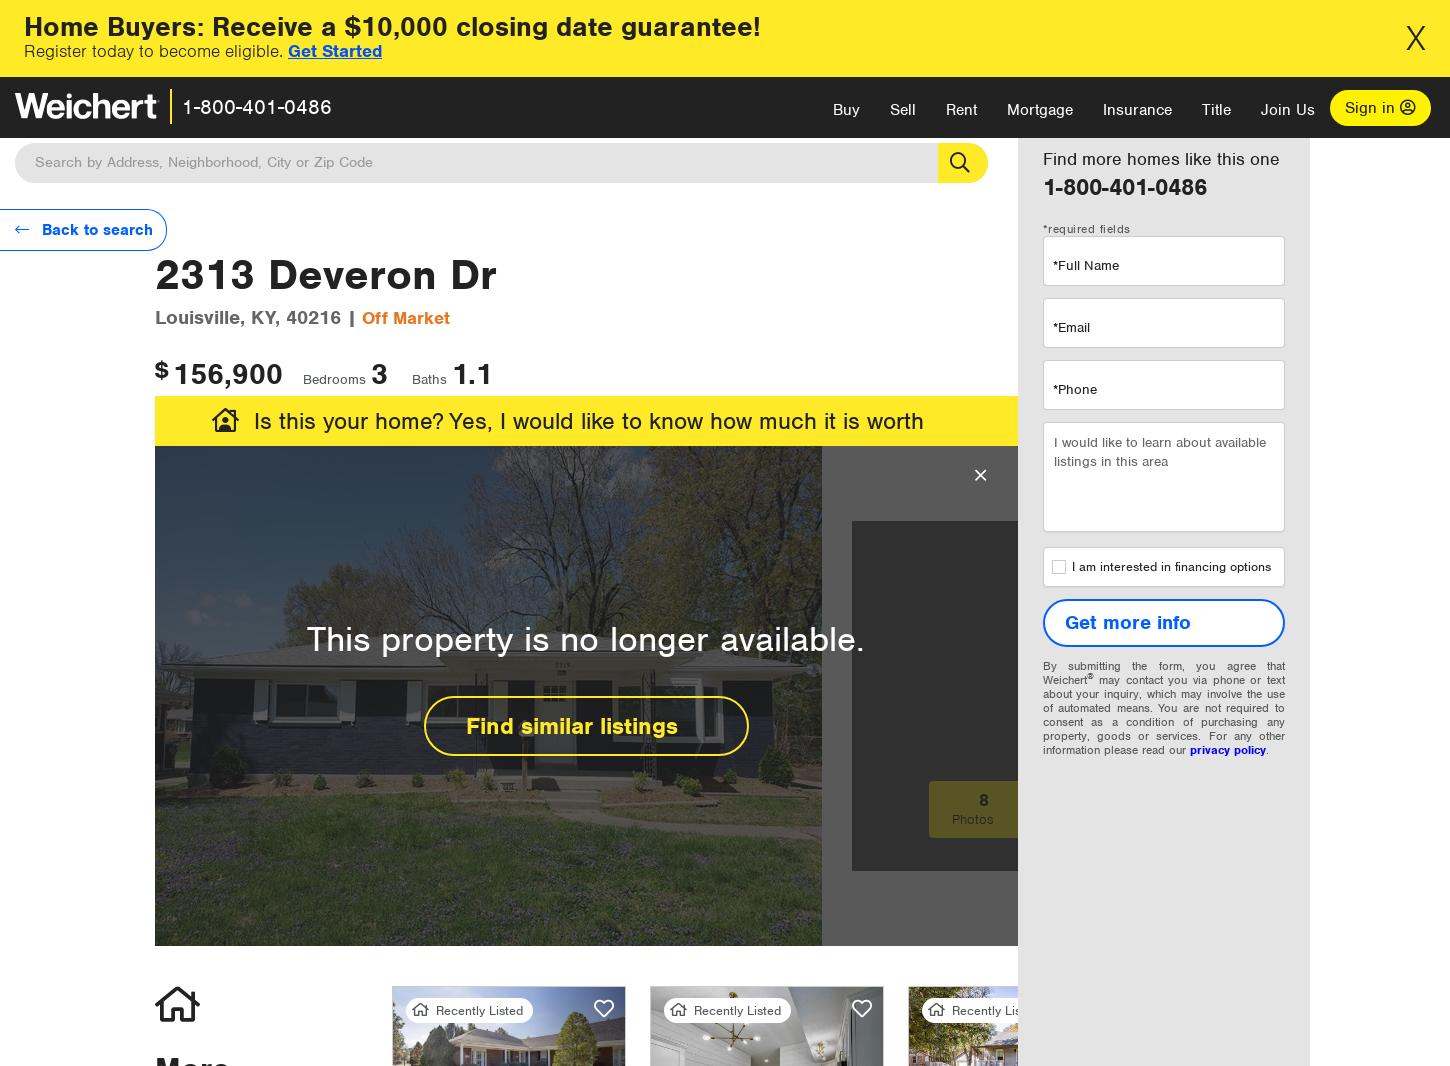 Image resolution: width=1450 pixels, height=1066 pixels. What do you see at coordinates (325, 274) in the screenshot?
I see `'2313 Deveron Dr'` at bounding box center [325, 274].